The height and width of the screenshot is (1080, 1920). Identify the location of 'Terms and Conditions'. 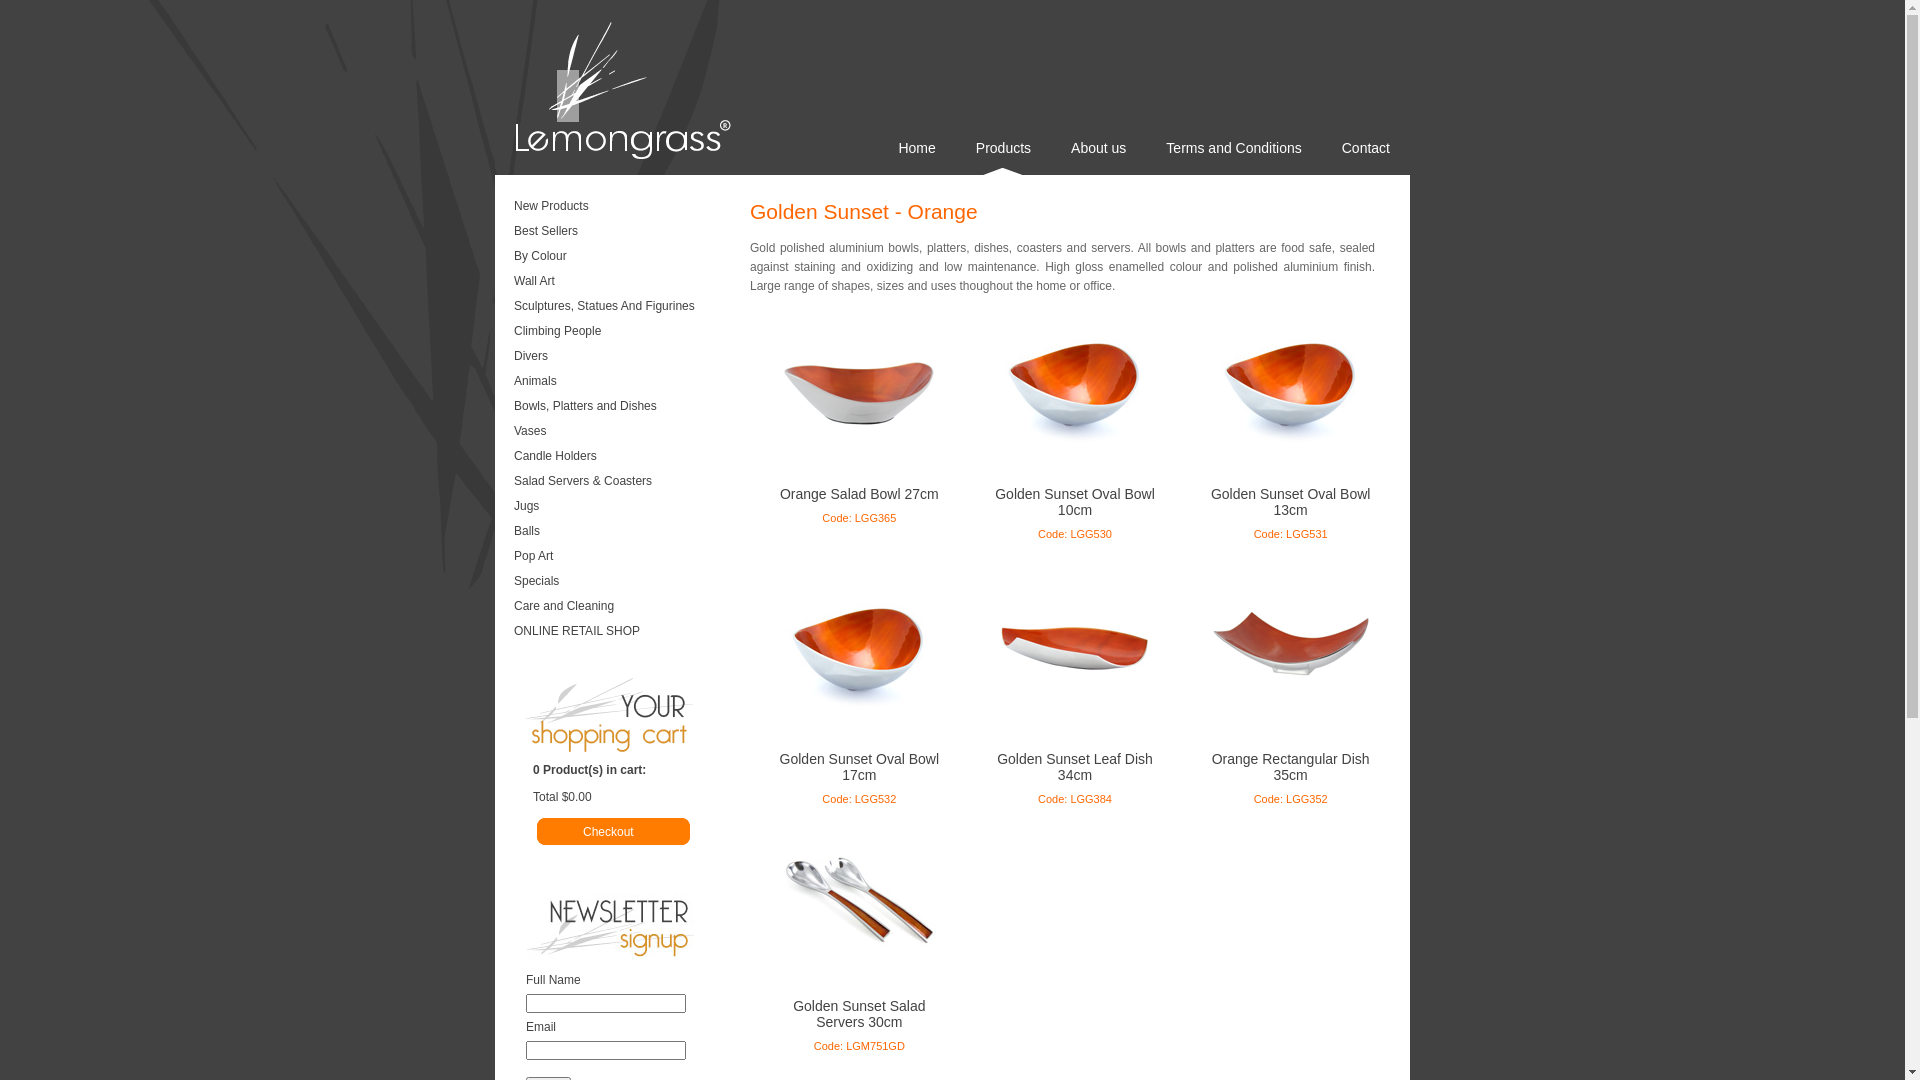
(1232, 156).